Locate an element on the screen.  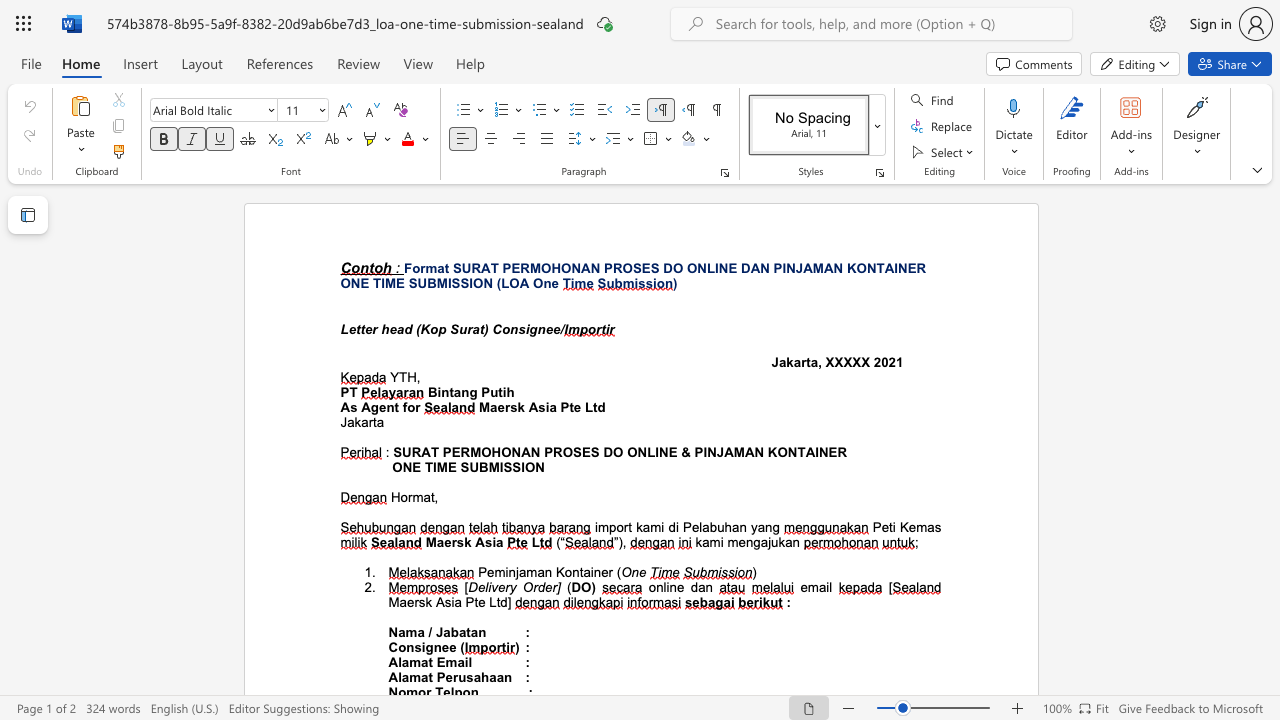
the subset text "Ltd" within the text "Maersk Asia Pte Ltd" is located at coordinates (583, 406).